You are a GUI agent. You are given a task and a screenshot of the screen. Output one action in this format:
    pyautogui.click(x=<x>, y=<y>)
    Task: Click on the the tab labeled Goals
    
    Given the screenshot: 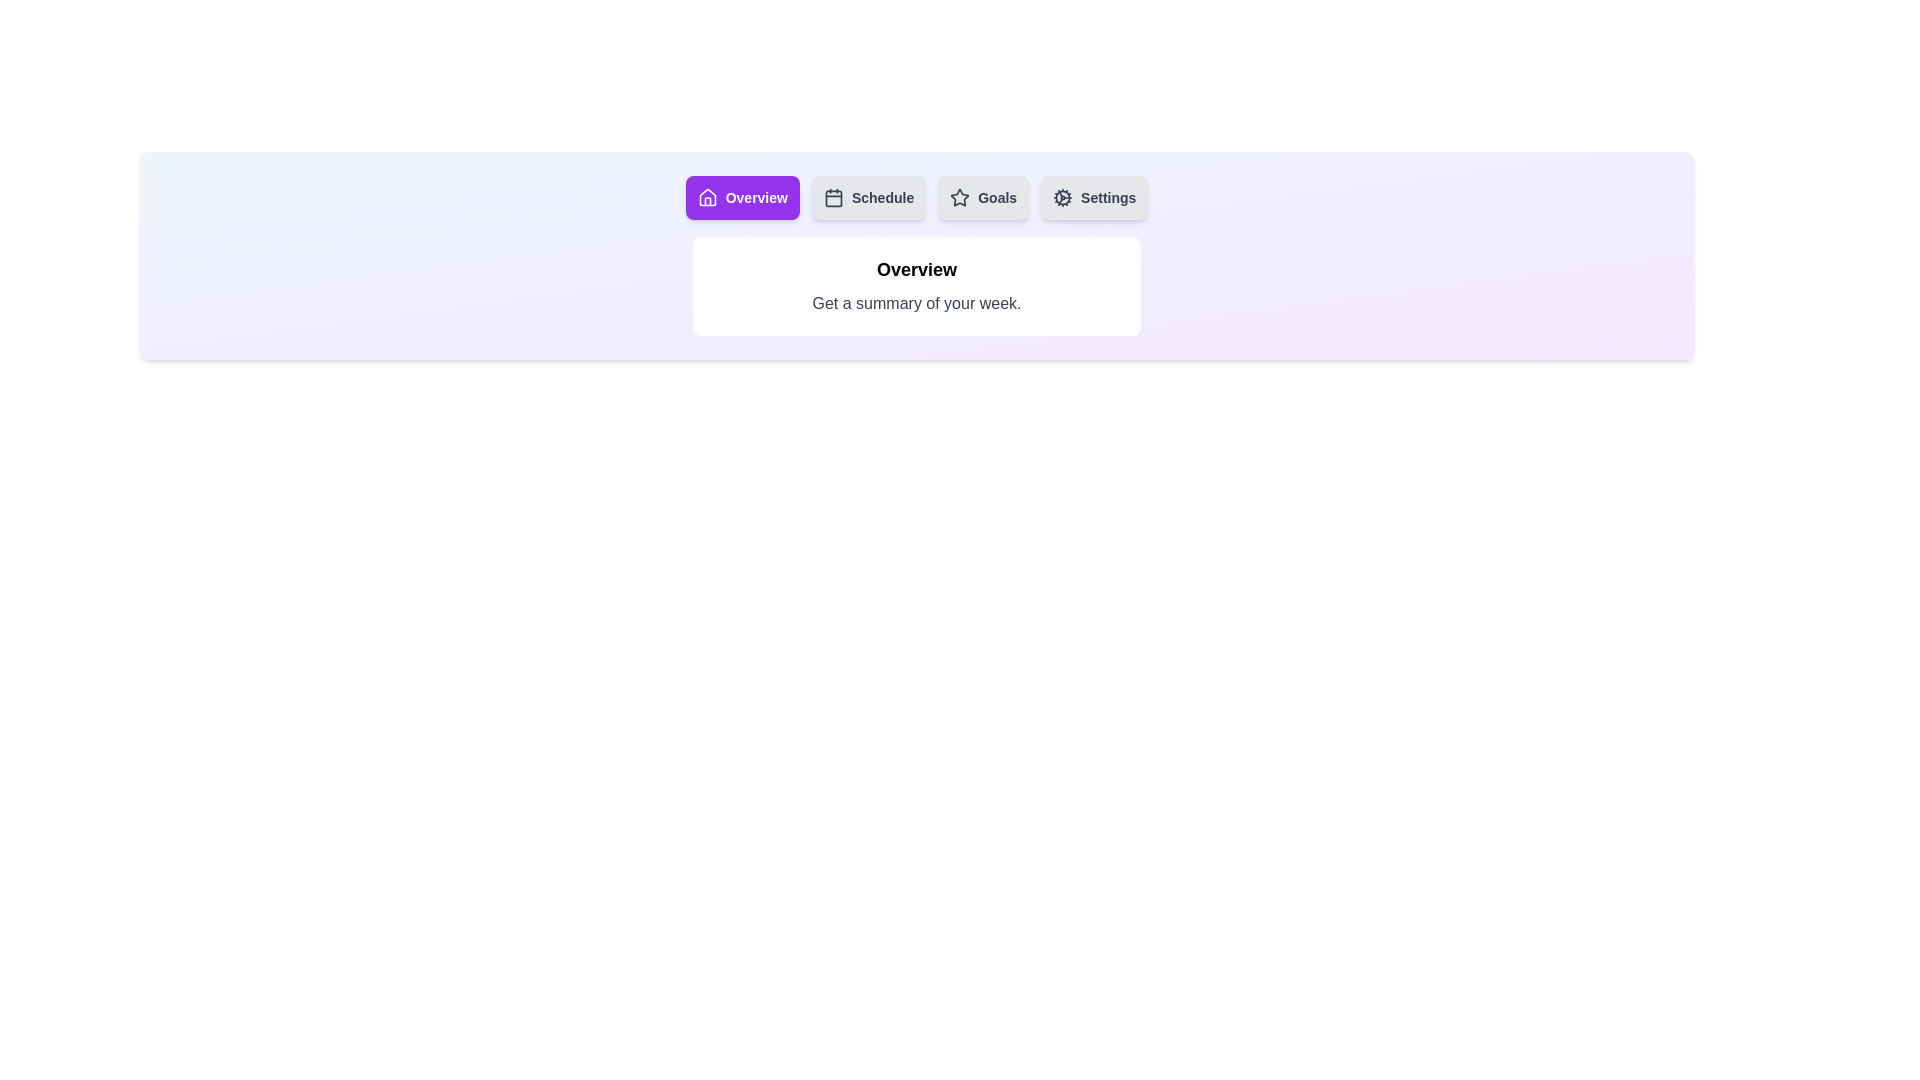 What is the action you would take?
    pyautogui.click(x=983, y=197)
    